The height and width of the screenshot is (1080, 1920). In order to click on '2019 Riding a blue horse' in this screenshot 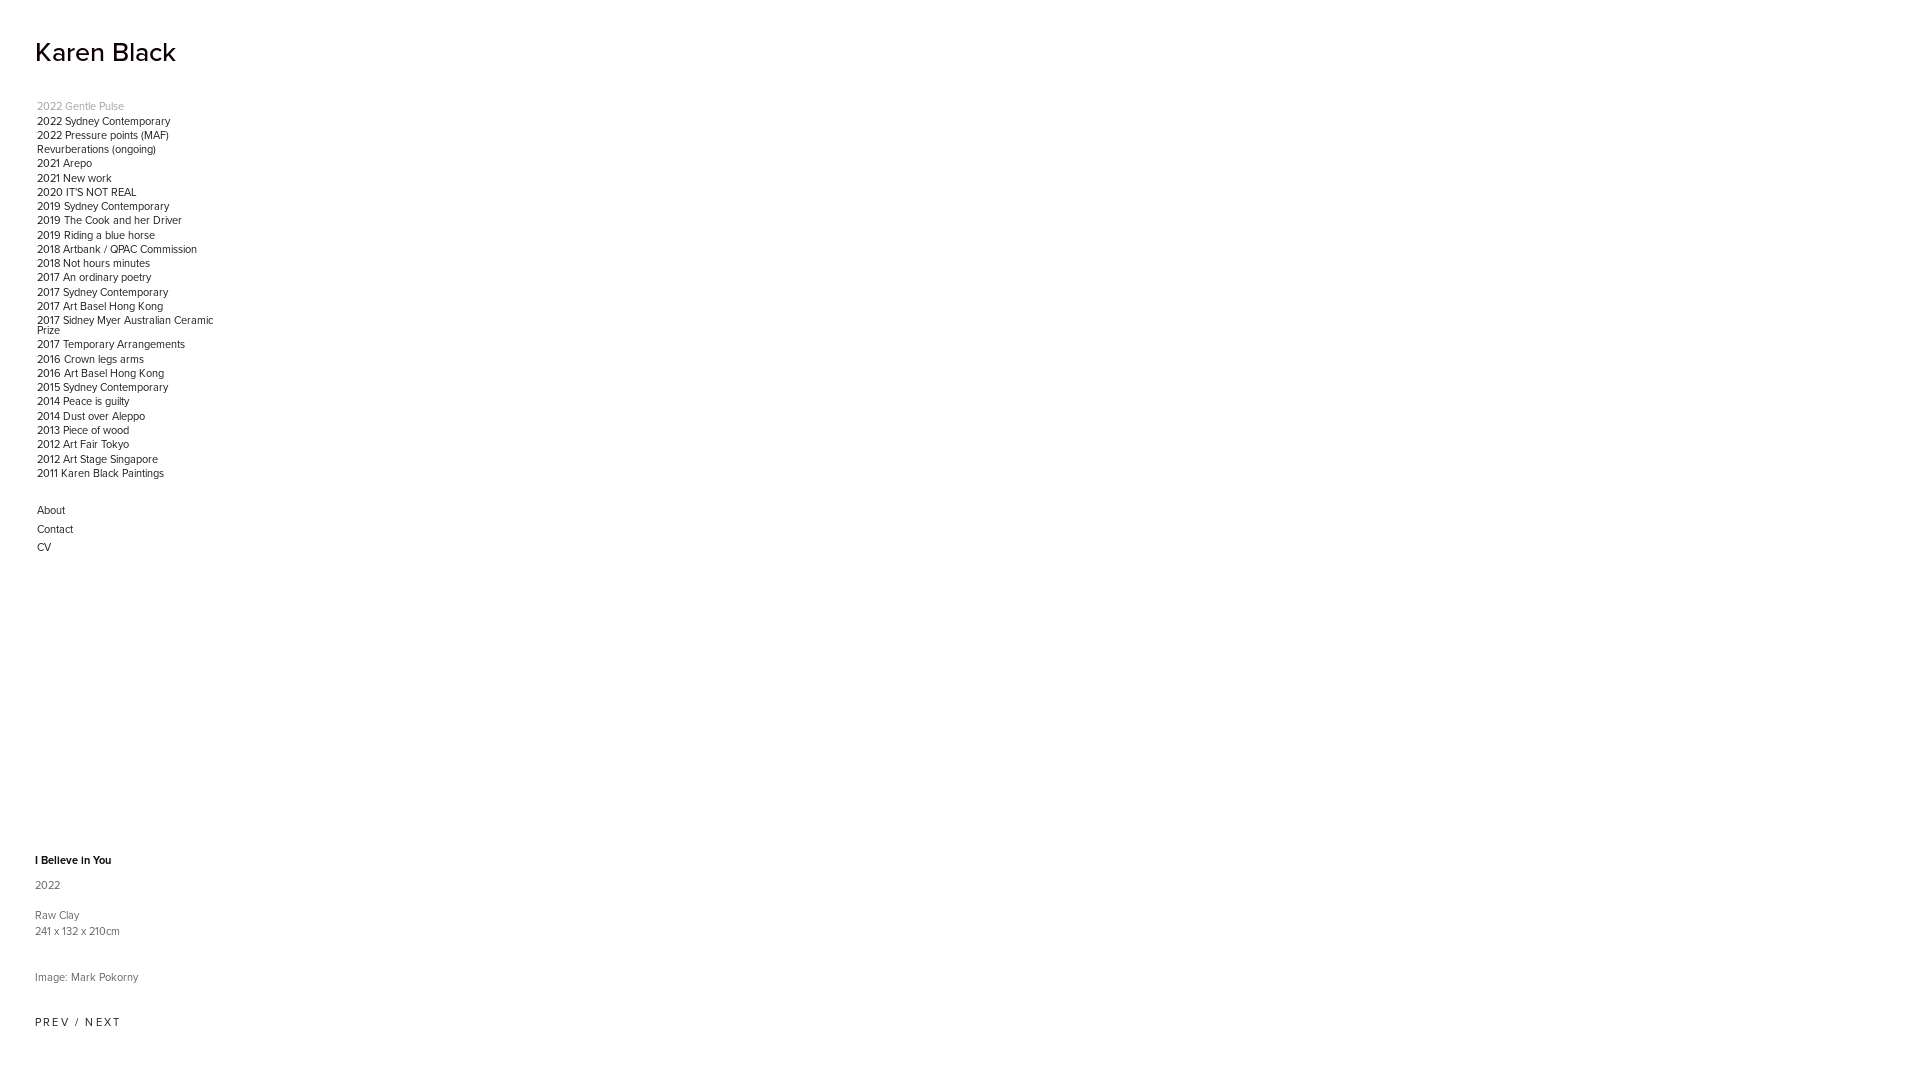, I will do `click(128, 234)`.